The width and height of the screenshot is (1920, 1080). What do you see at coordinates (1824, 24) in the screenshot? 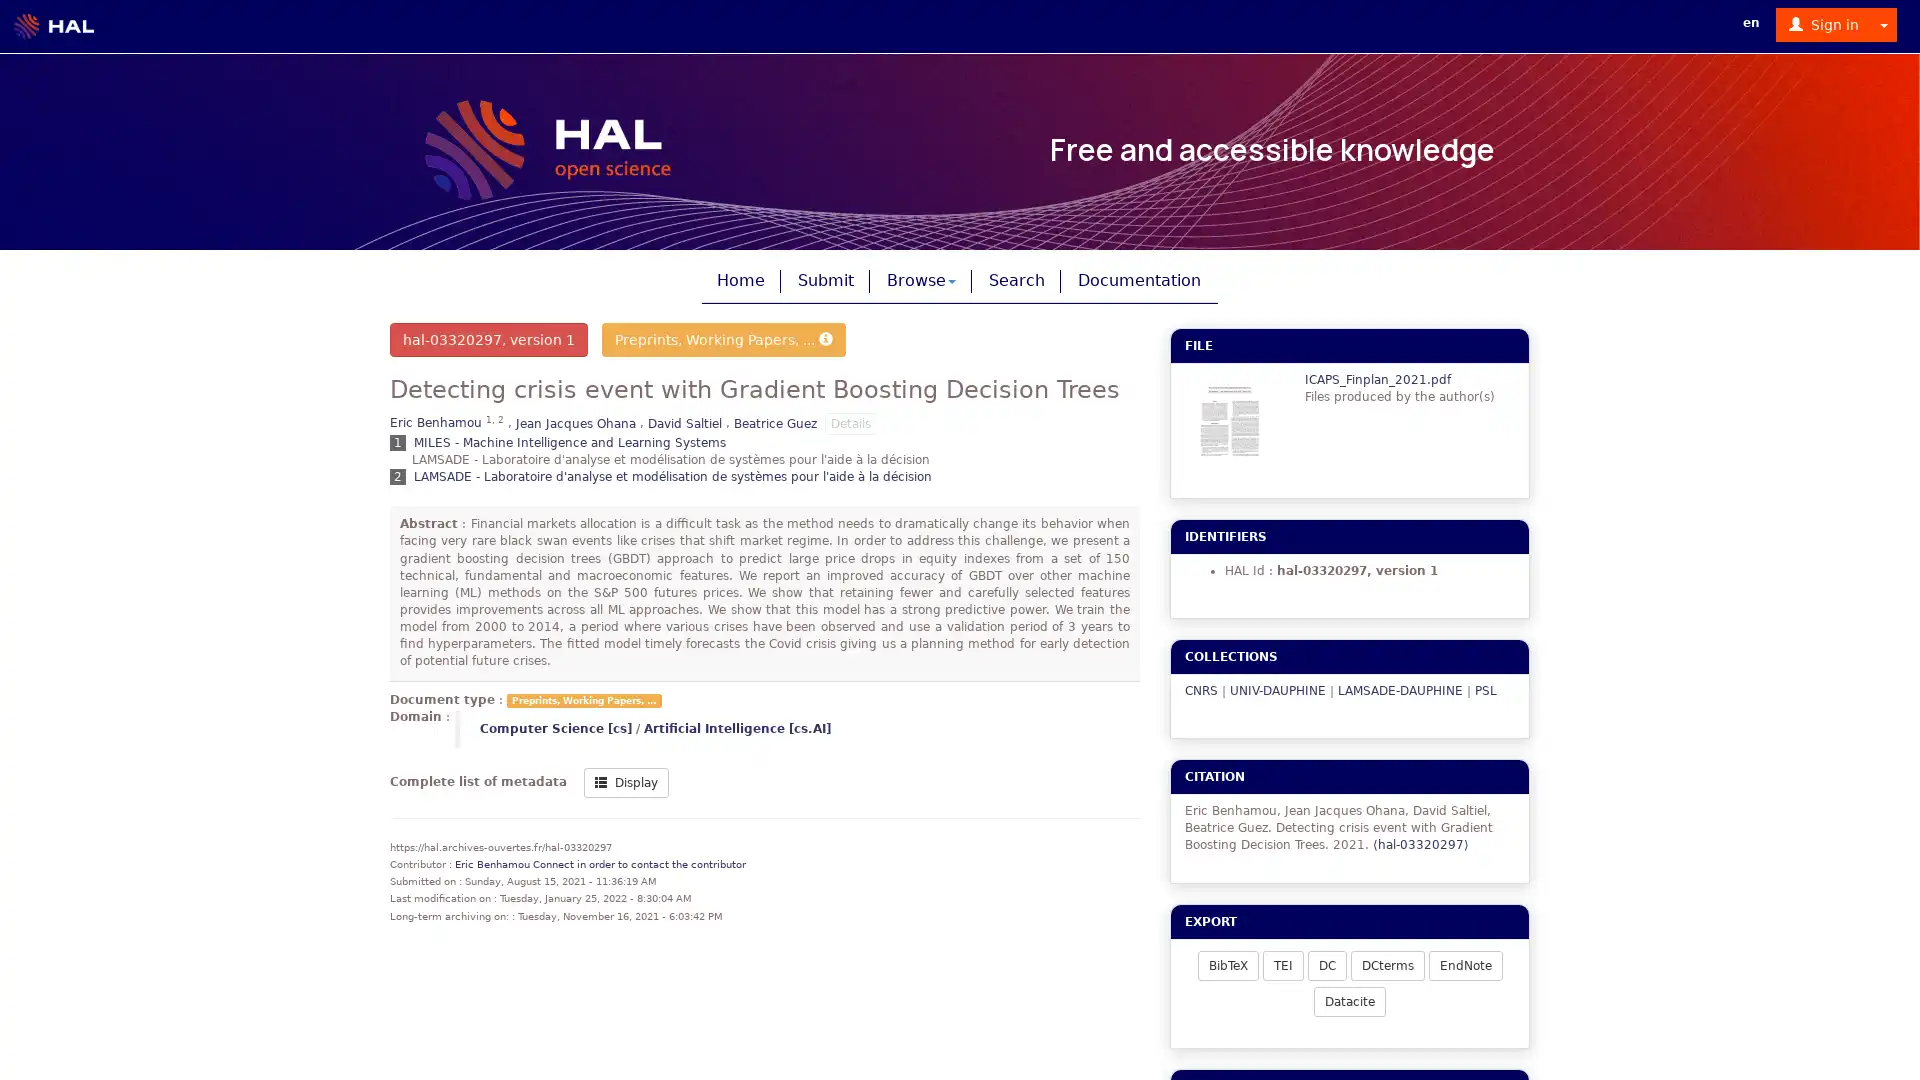
I see `Sign in` at bounding box center [1824, 24].